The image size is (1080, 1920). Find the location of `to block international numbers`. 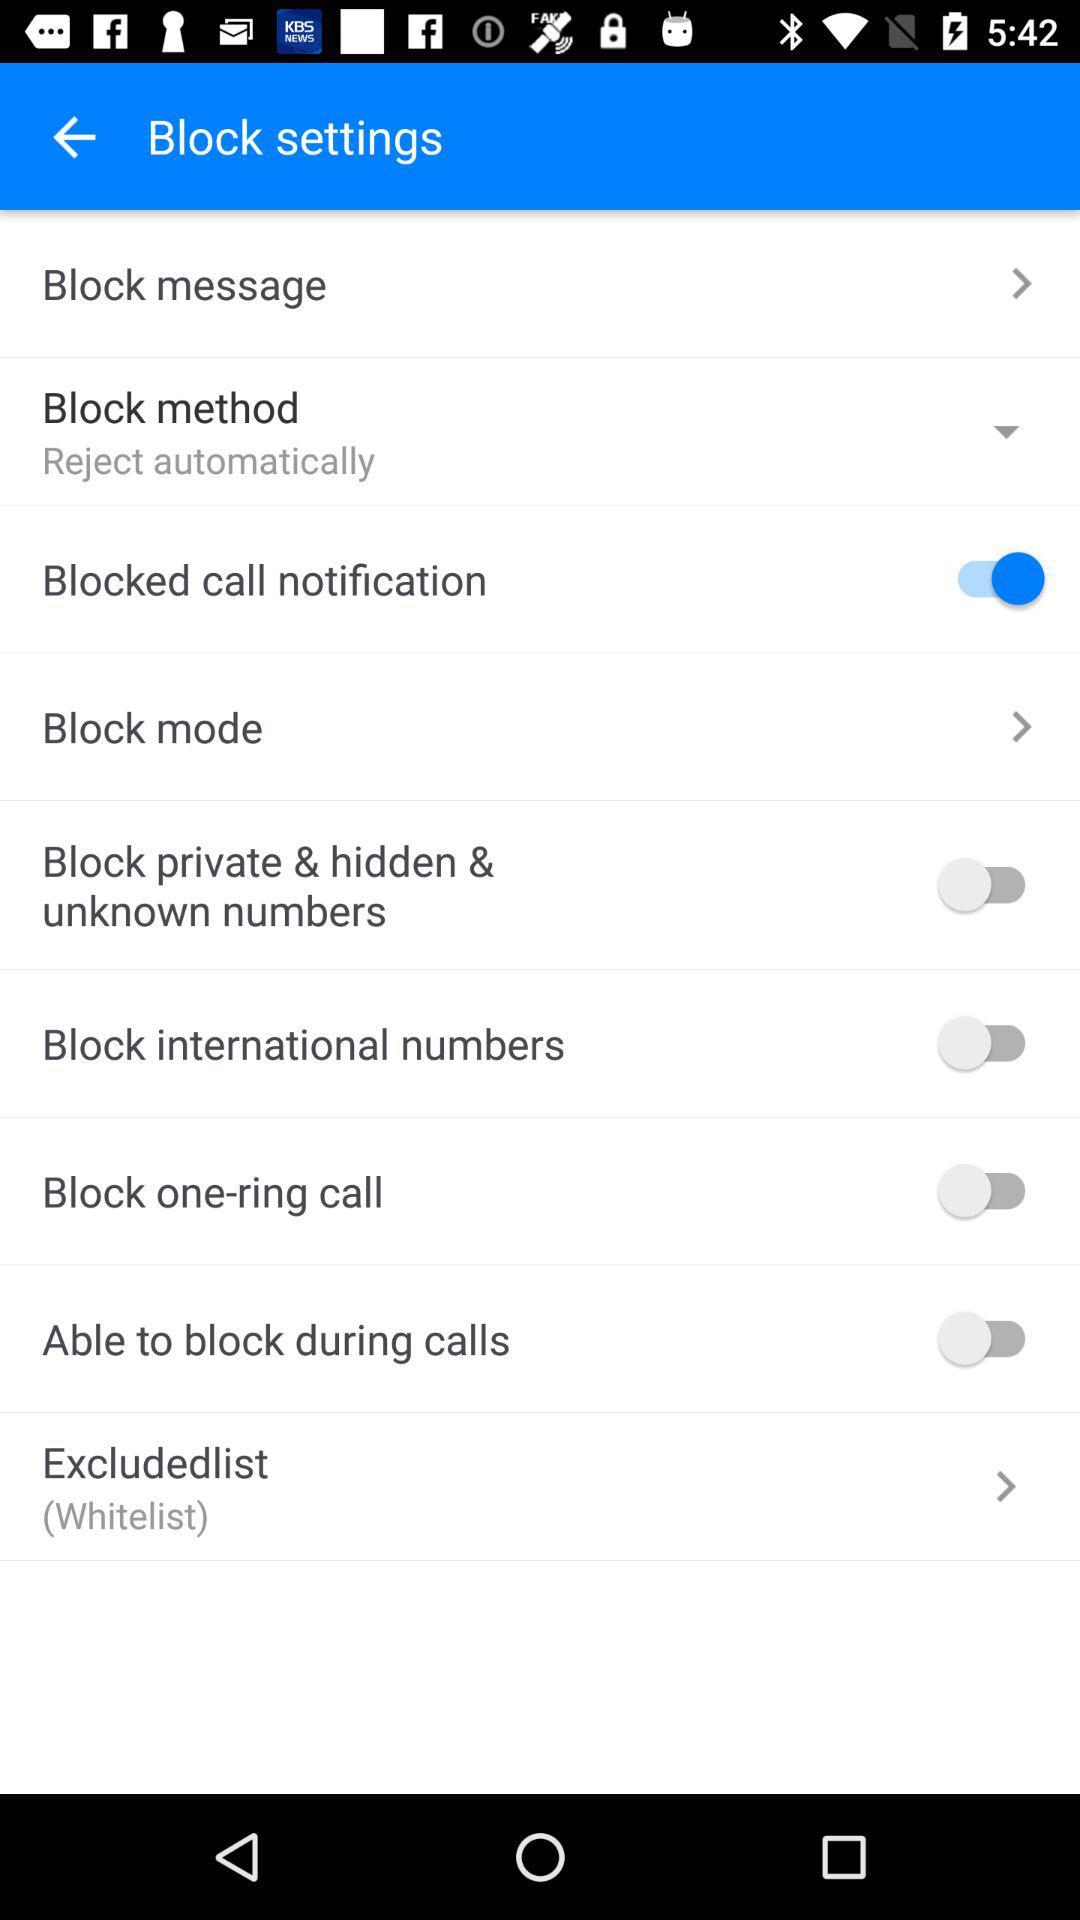

to block international numbers is located at coordinates (991, 1041).